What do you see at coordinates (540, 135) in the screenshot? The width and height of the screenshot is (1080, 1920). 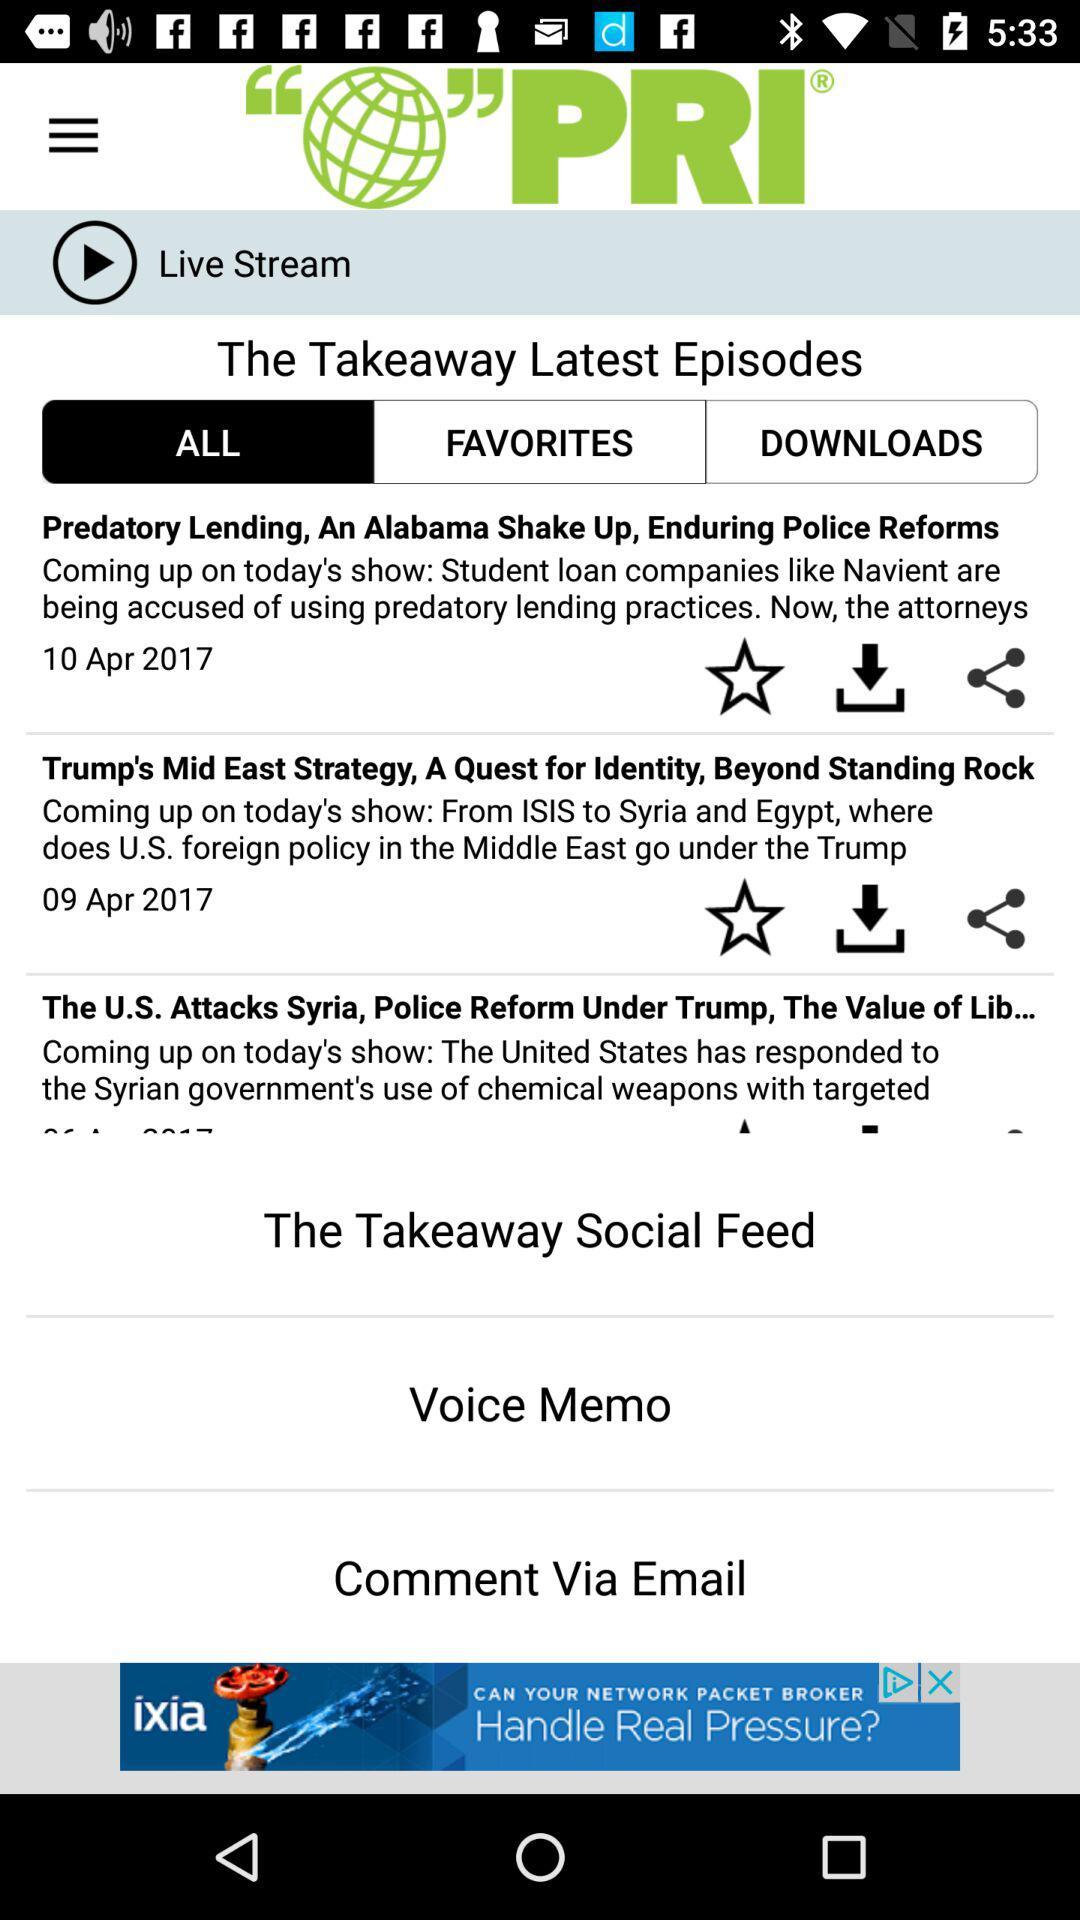 I see `title of website` at bounding box center [540, 135].